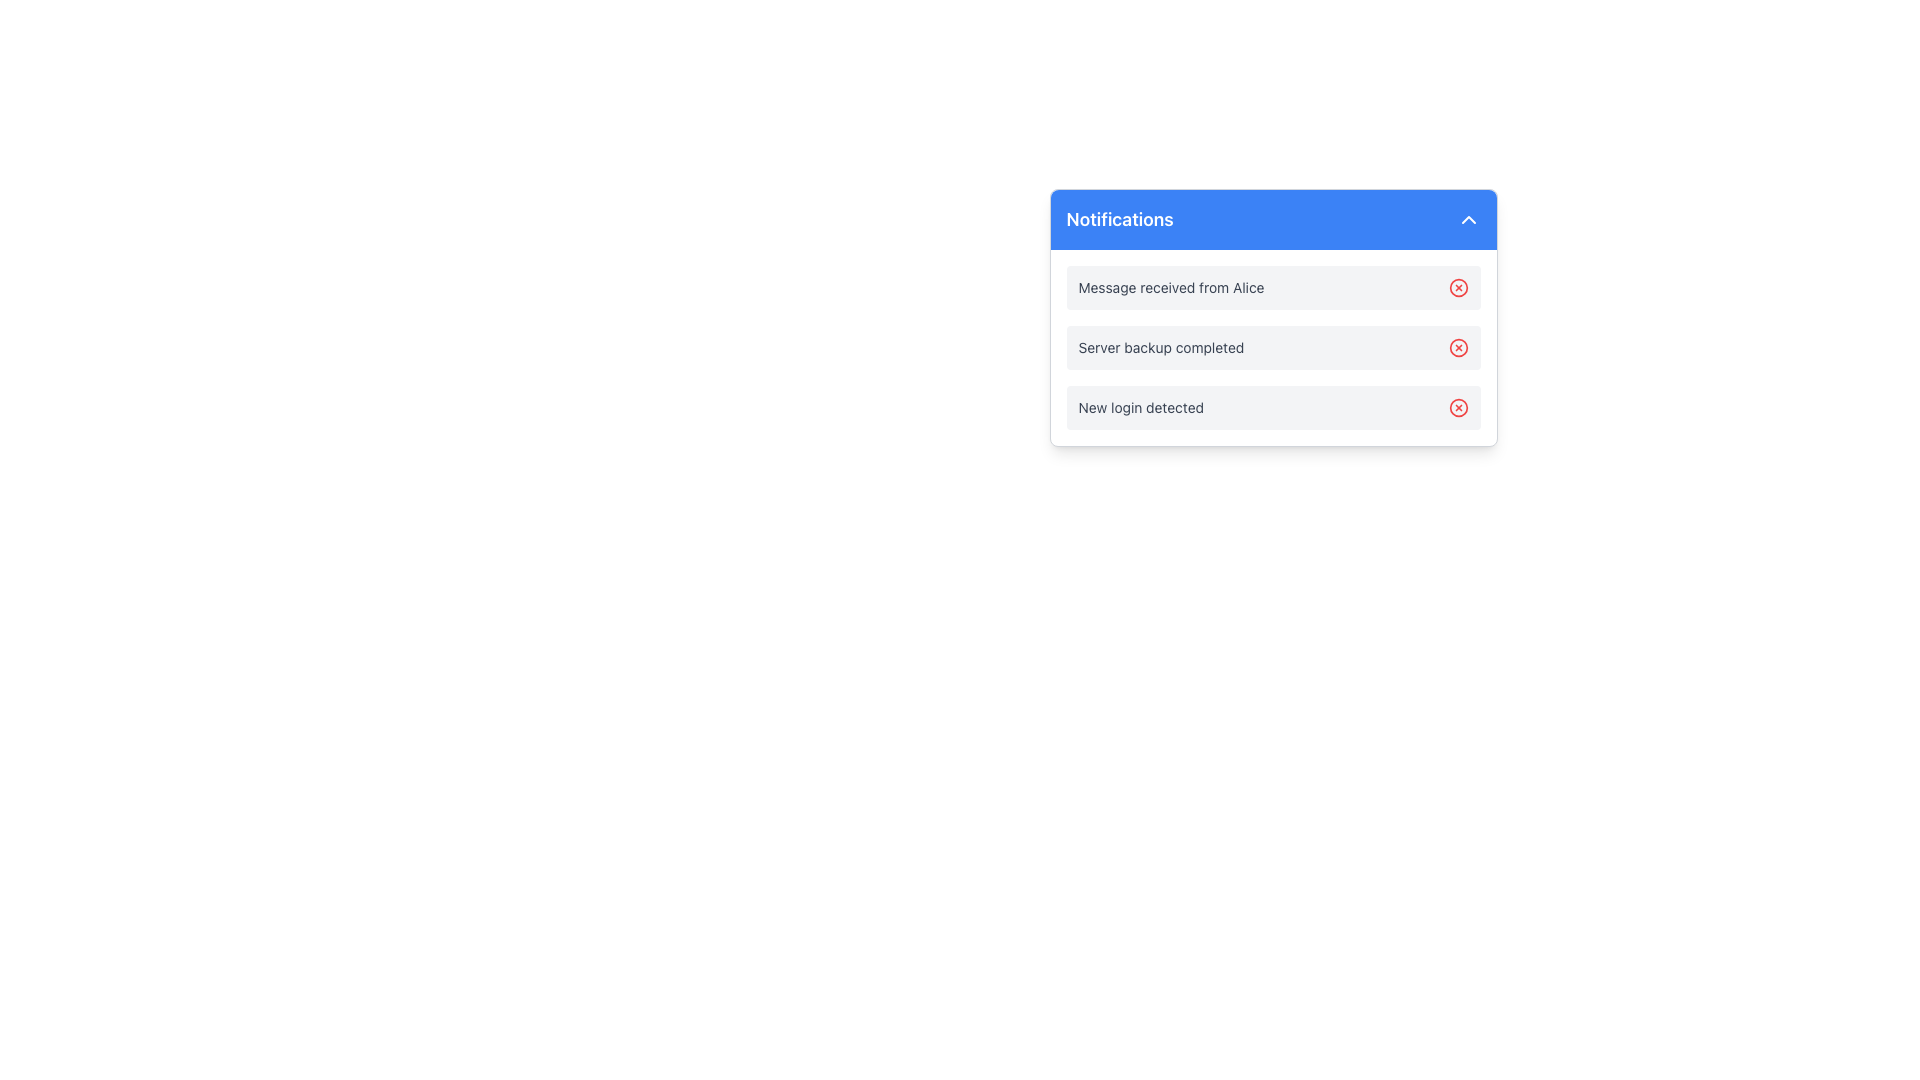 This screenshot has width=1920, height=1080. Describe the element at coordinates (1141, 407) in the screenshot. I see `the primary descriptive text indicating a new login in the last notification entry of the notification card` at that location.